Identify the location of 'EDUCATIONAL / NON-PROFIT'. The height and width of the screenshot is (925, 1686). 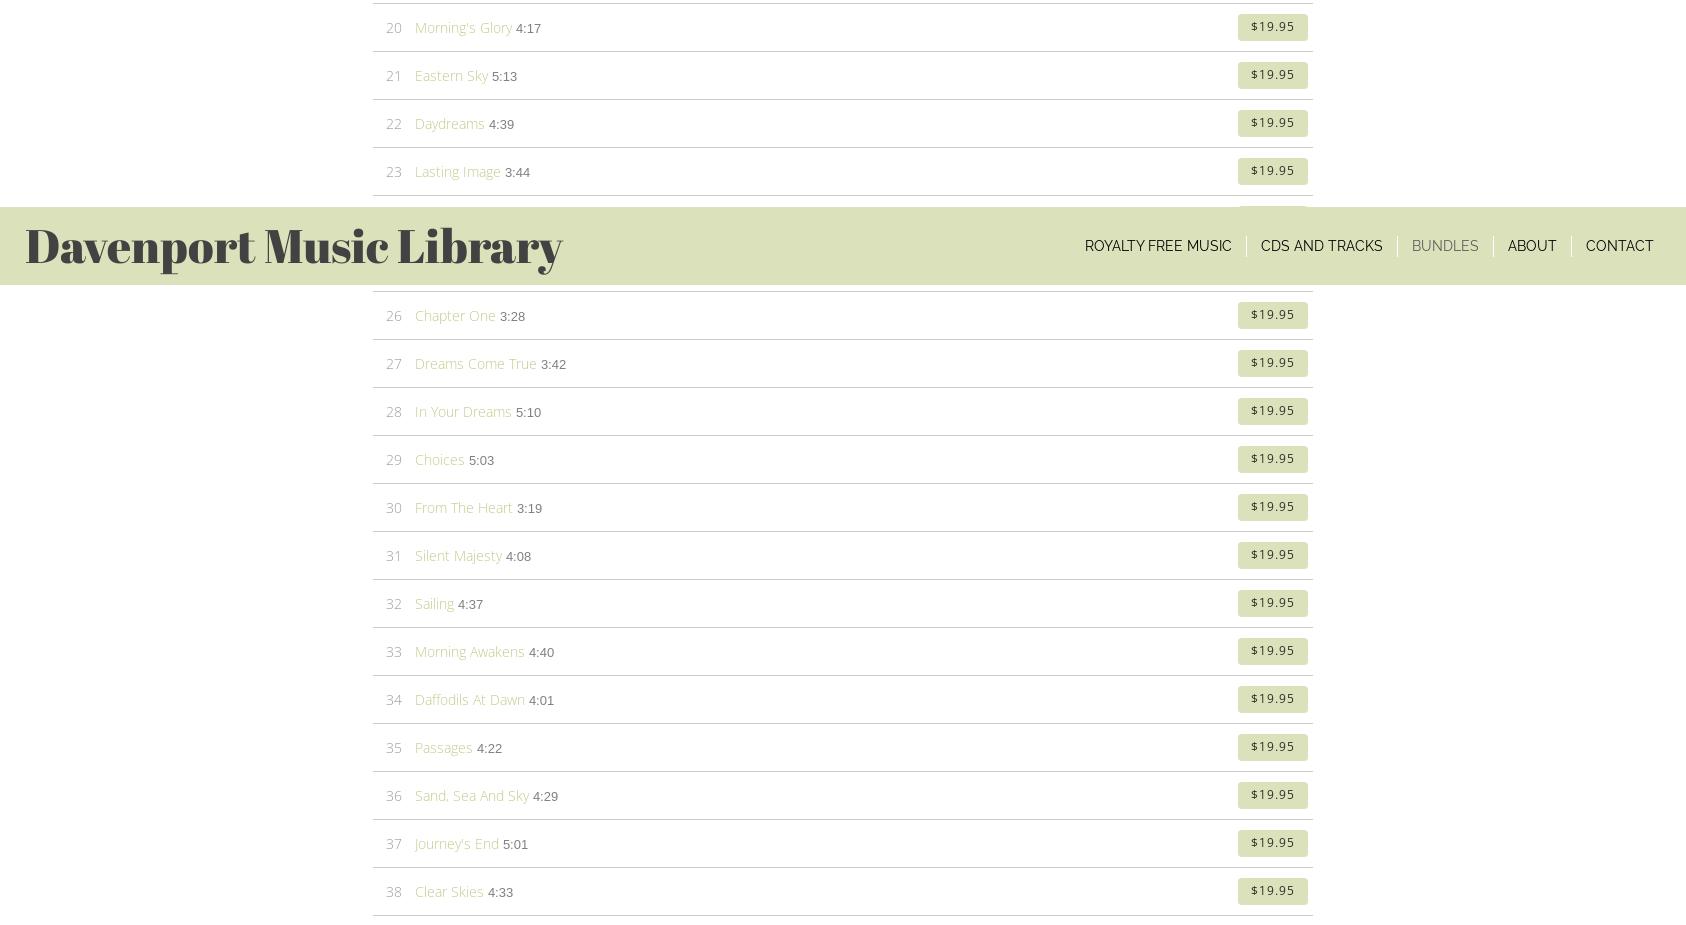
(870, 623).